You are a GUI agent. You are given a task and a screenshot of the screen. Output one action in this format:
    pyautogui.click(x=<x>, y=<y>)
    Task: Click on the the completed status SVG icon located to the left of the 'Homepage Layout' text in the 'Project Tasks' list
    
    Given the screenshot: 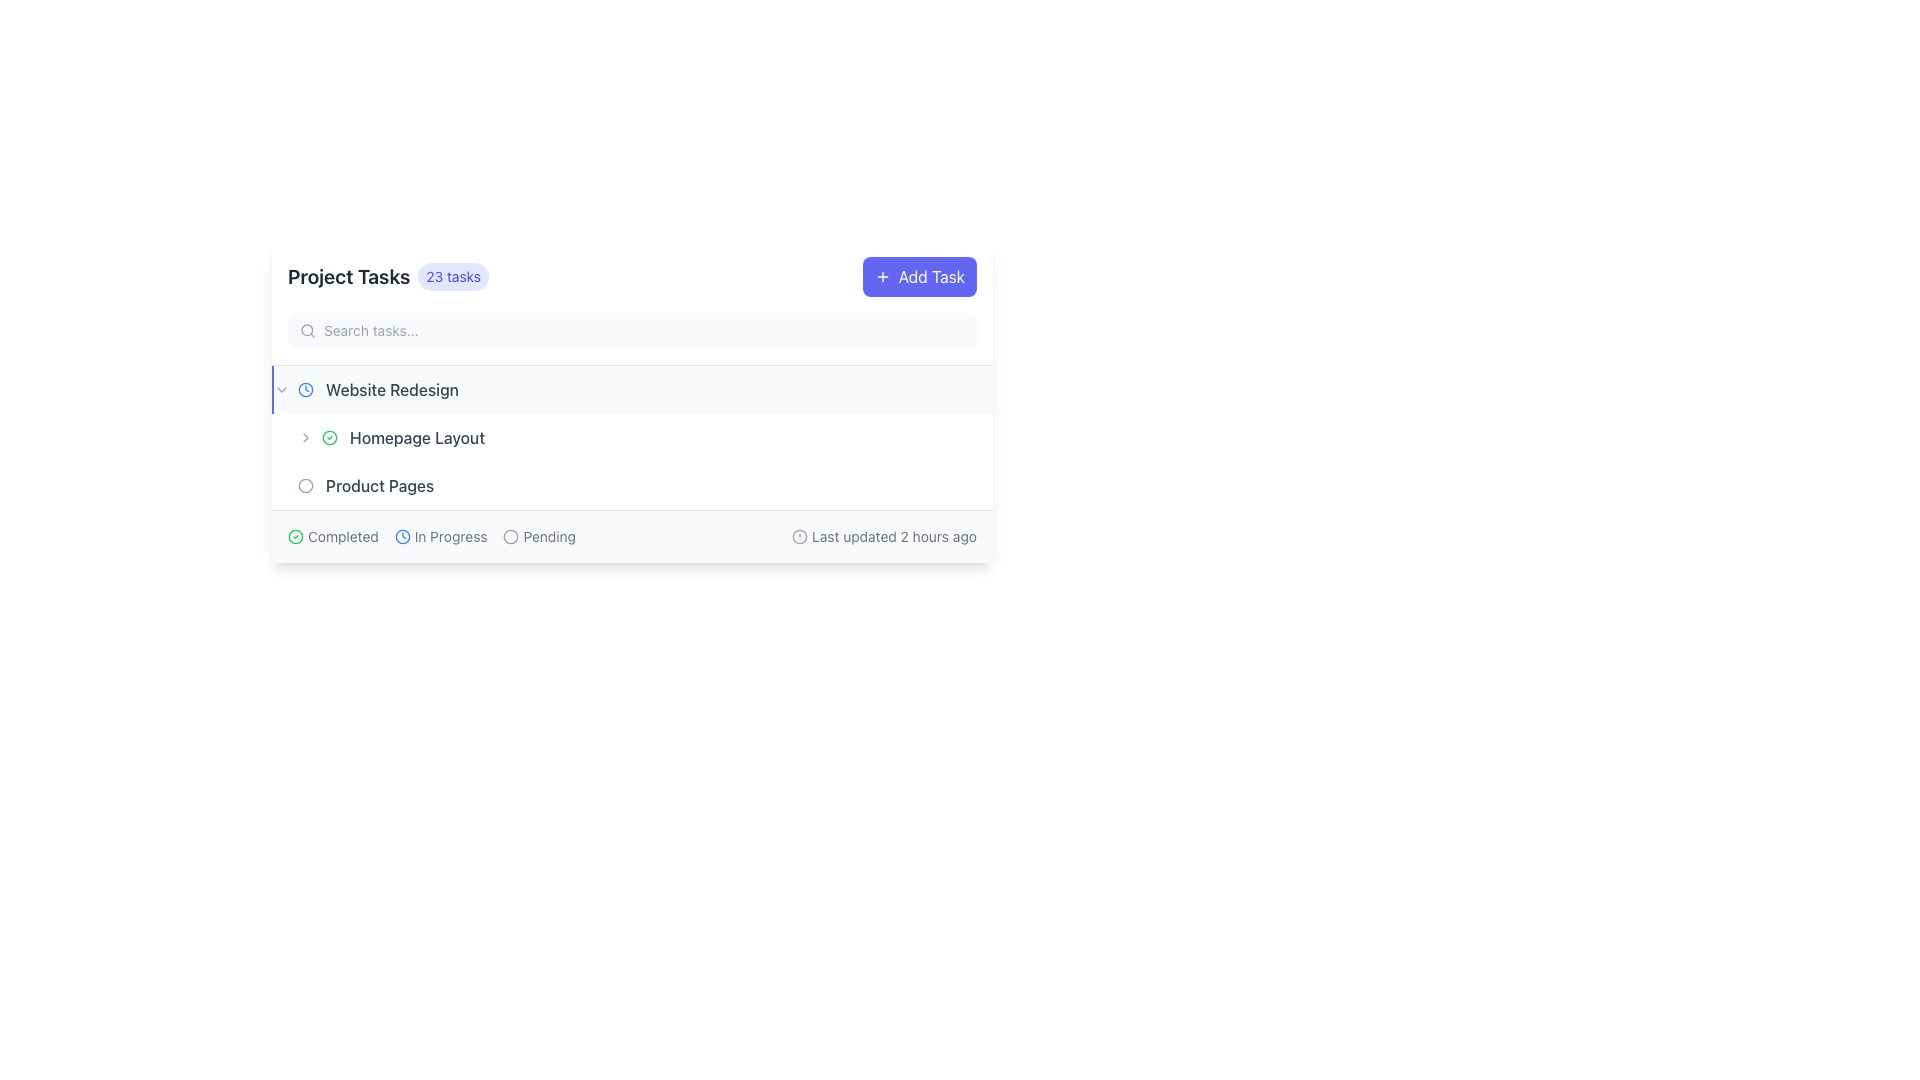 What is the action you would take?
    pyautogui.click(x=330, y=437)
    